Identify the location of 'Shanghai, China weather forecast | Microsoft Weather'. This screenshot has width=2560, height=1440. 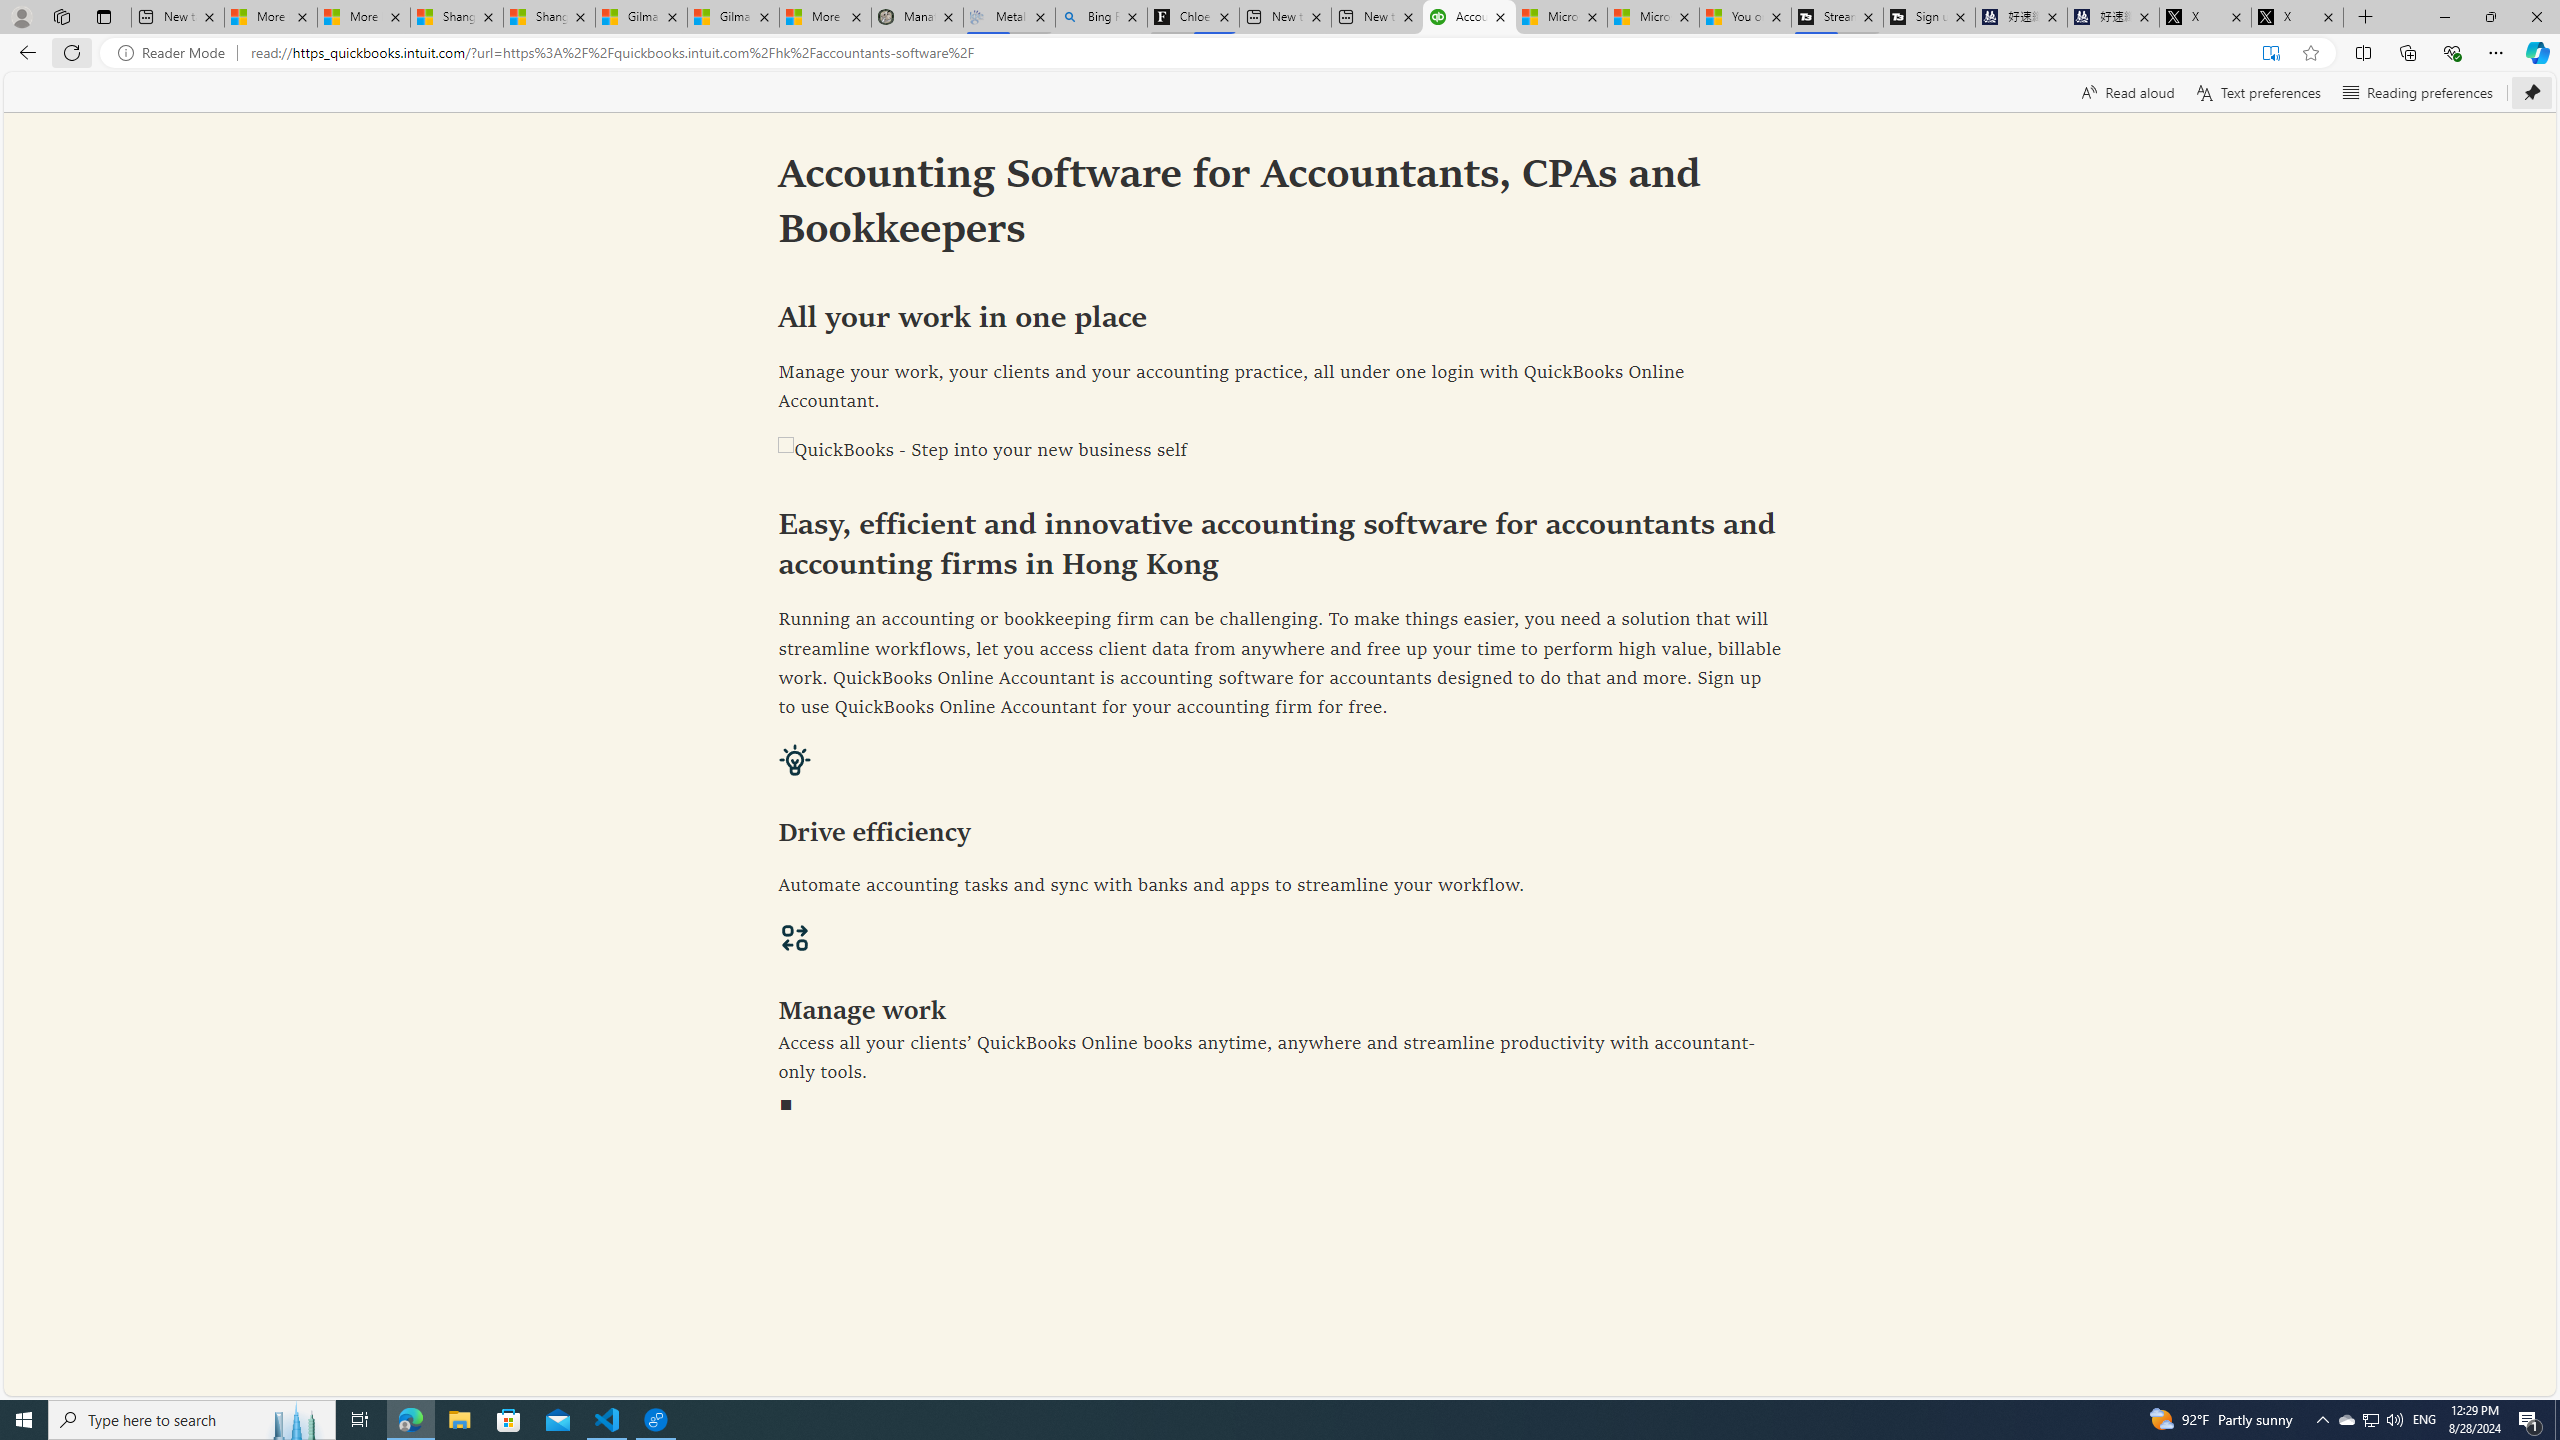
(549, 16).